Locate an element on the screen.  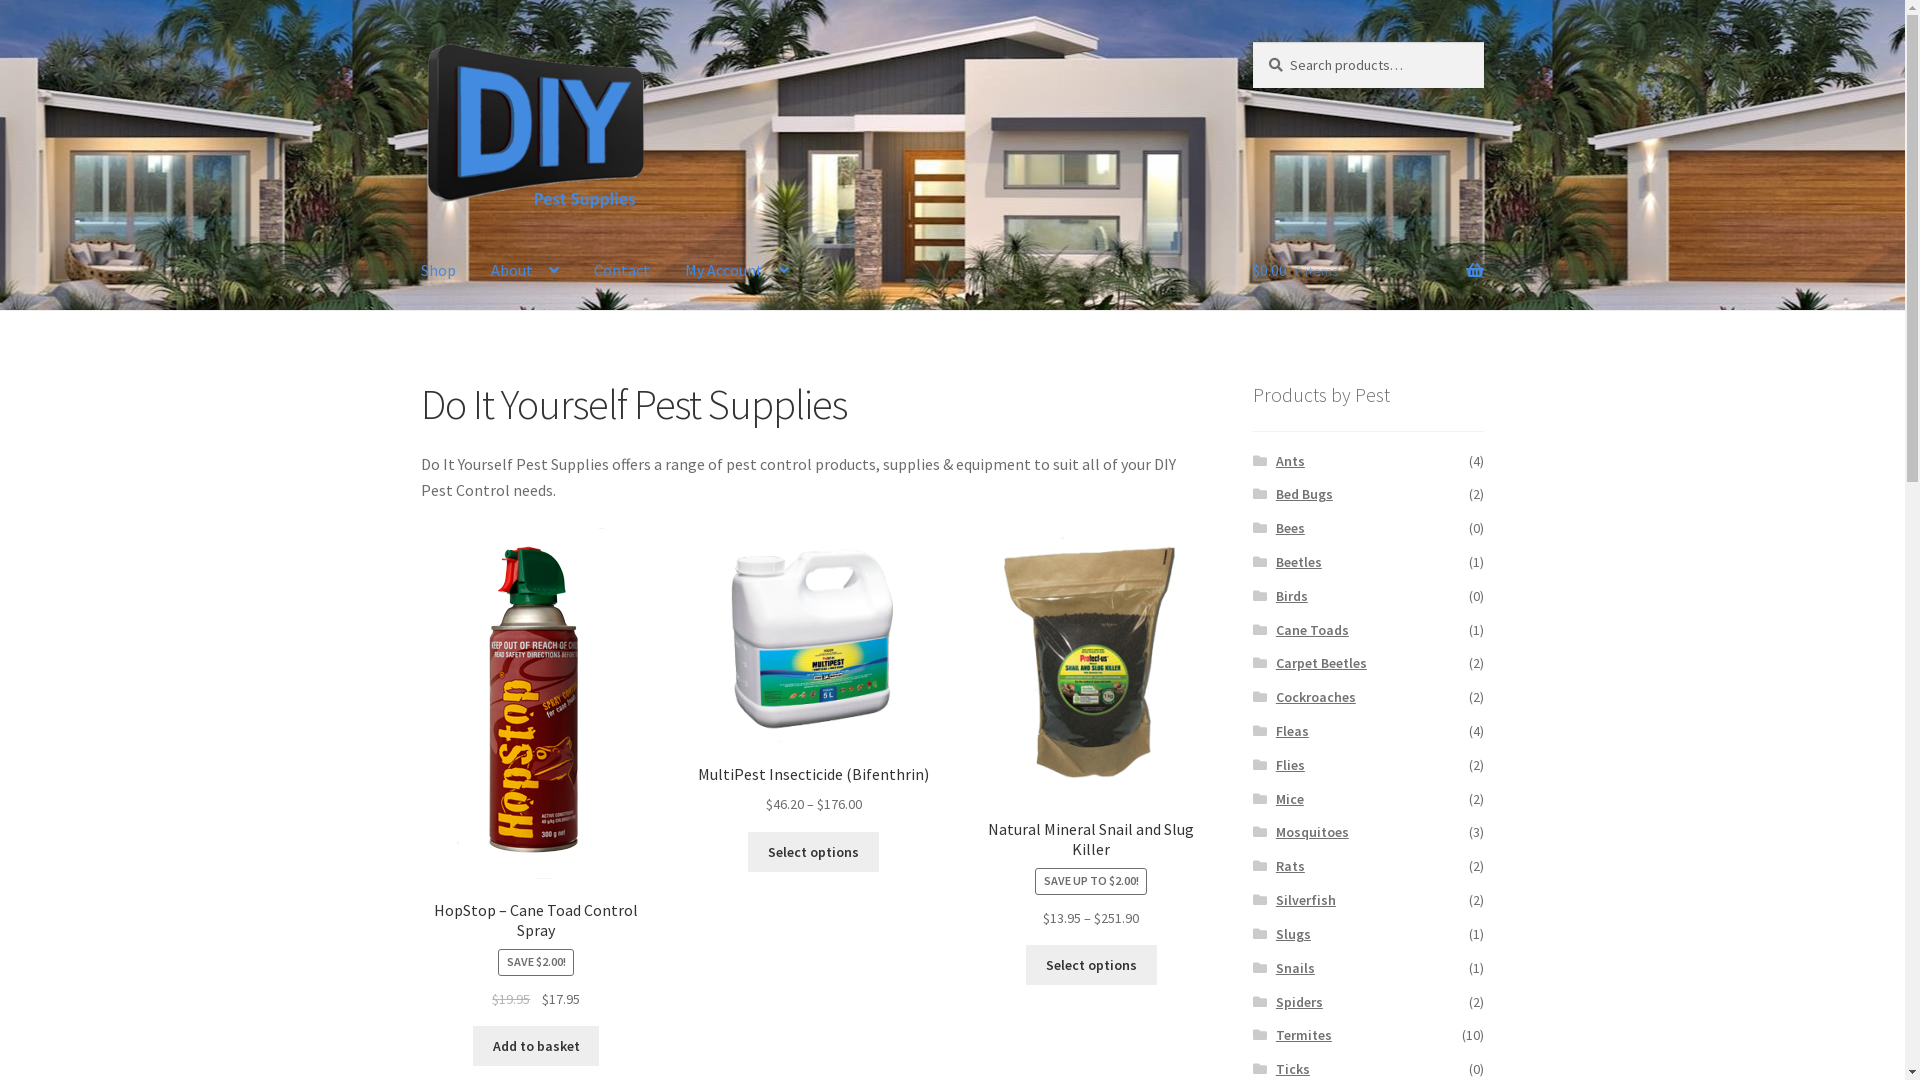
'Birds' is located at coordinates (1291, 595).